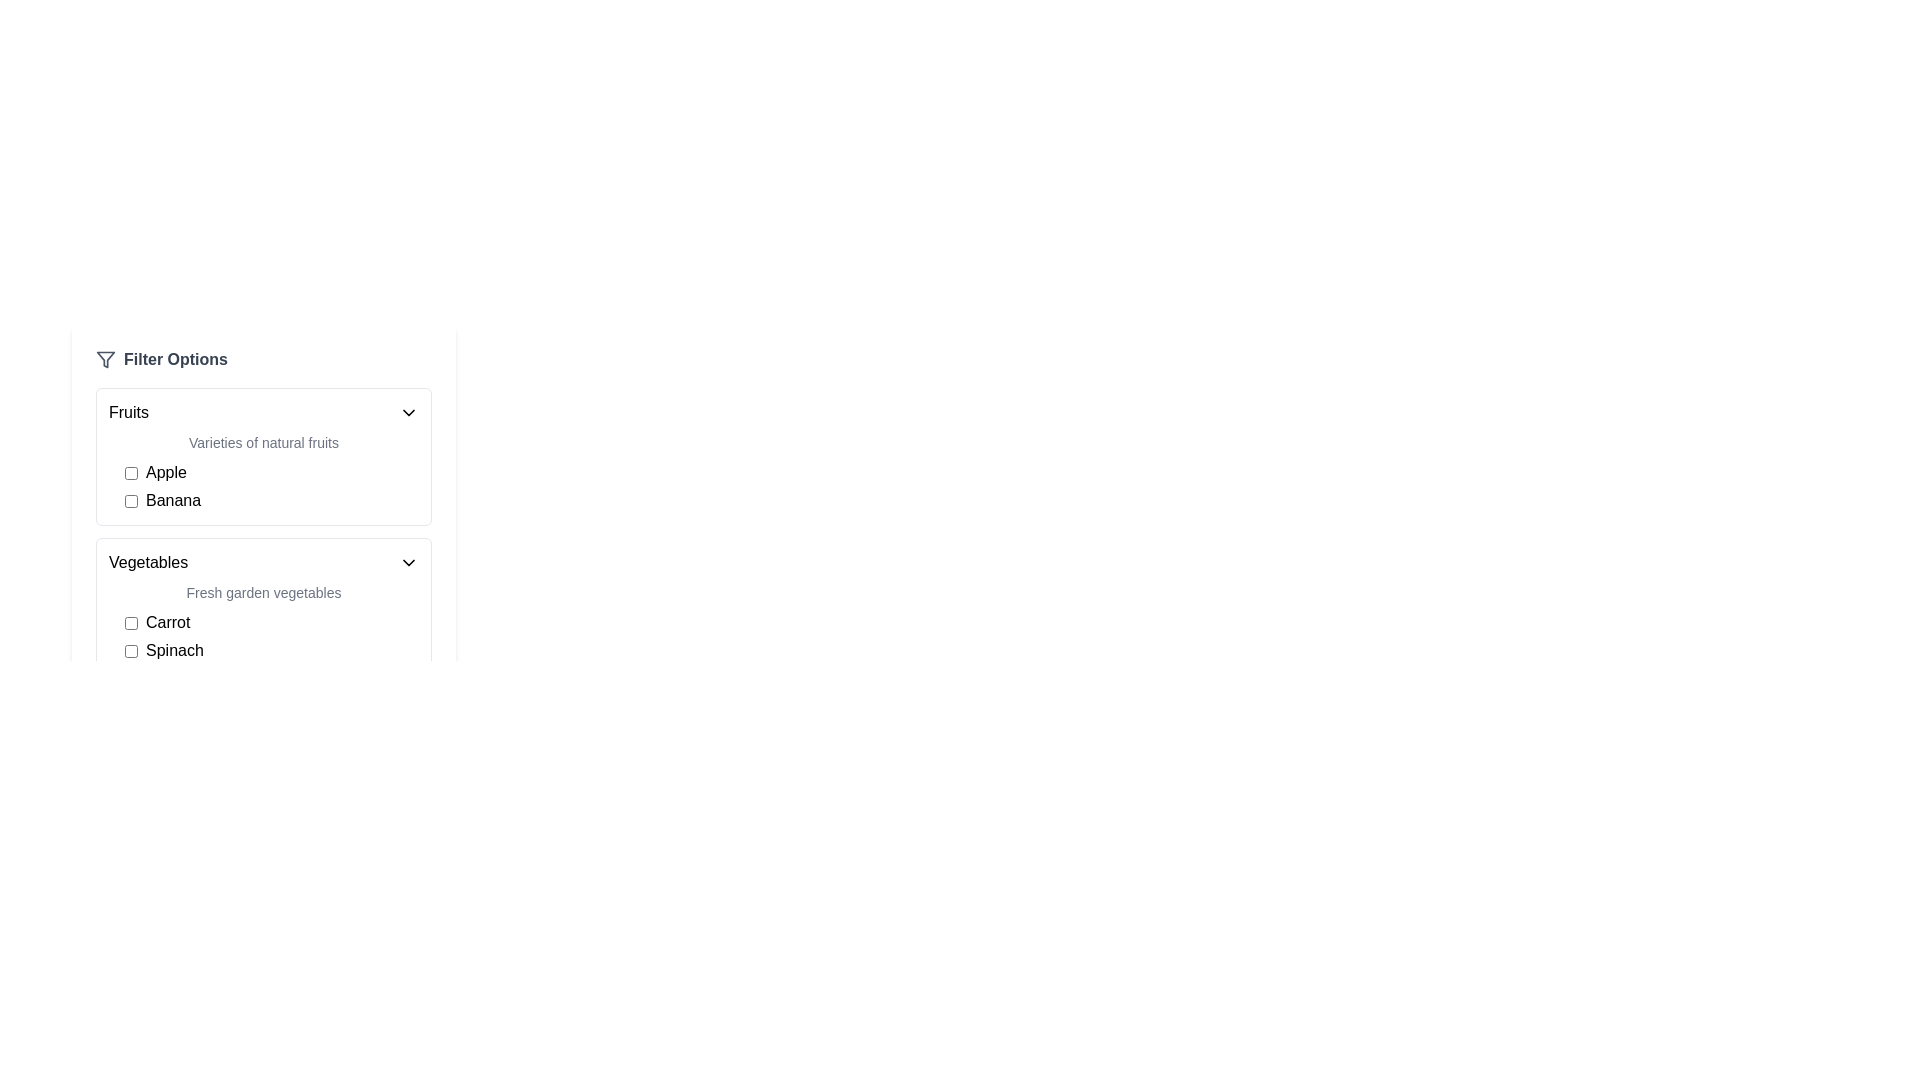 The width and height of the screenshot is (1920, 1080). I want to click on the label displaying 'Varieties of natural fruits' which is styled in gray and located within the 'Fruits' dropdown section under 'Filter Options', so click(263, 442).